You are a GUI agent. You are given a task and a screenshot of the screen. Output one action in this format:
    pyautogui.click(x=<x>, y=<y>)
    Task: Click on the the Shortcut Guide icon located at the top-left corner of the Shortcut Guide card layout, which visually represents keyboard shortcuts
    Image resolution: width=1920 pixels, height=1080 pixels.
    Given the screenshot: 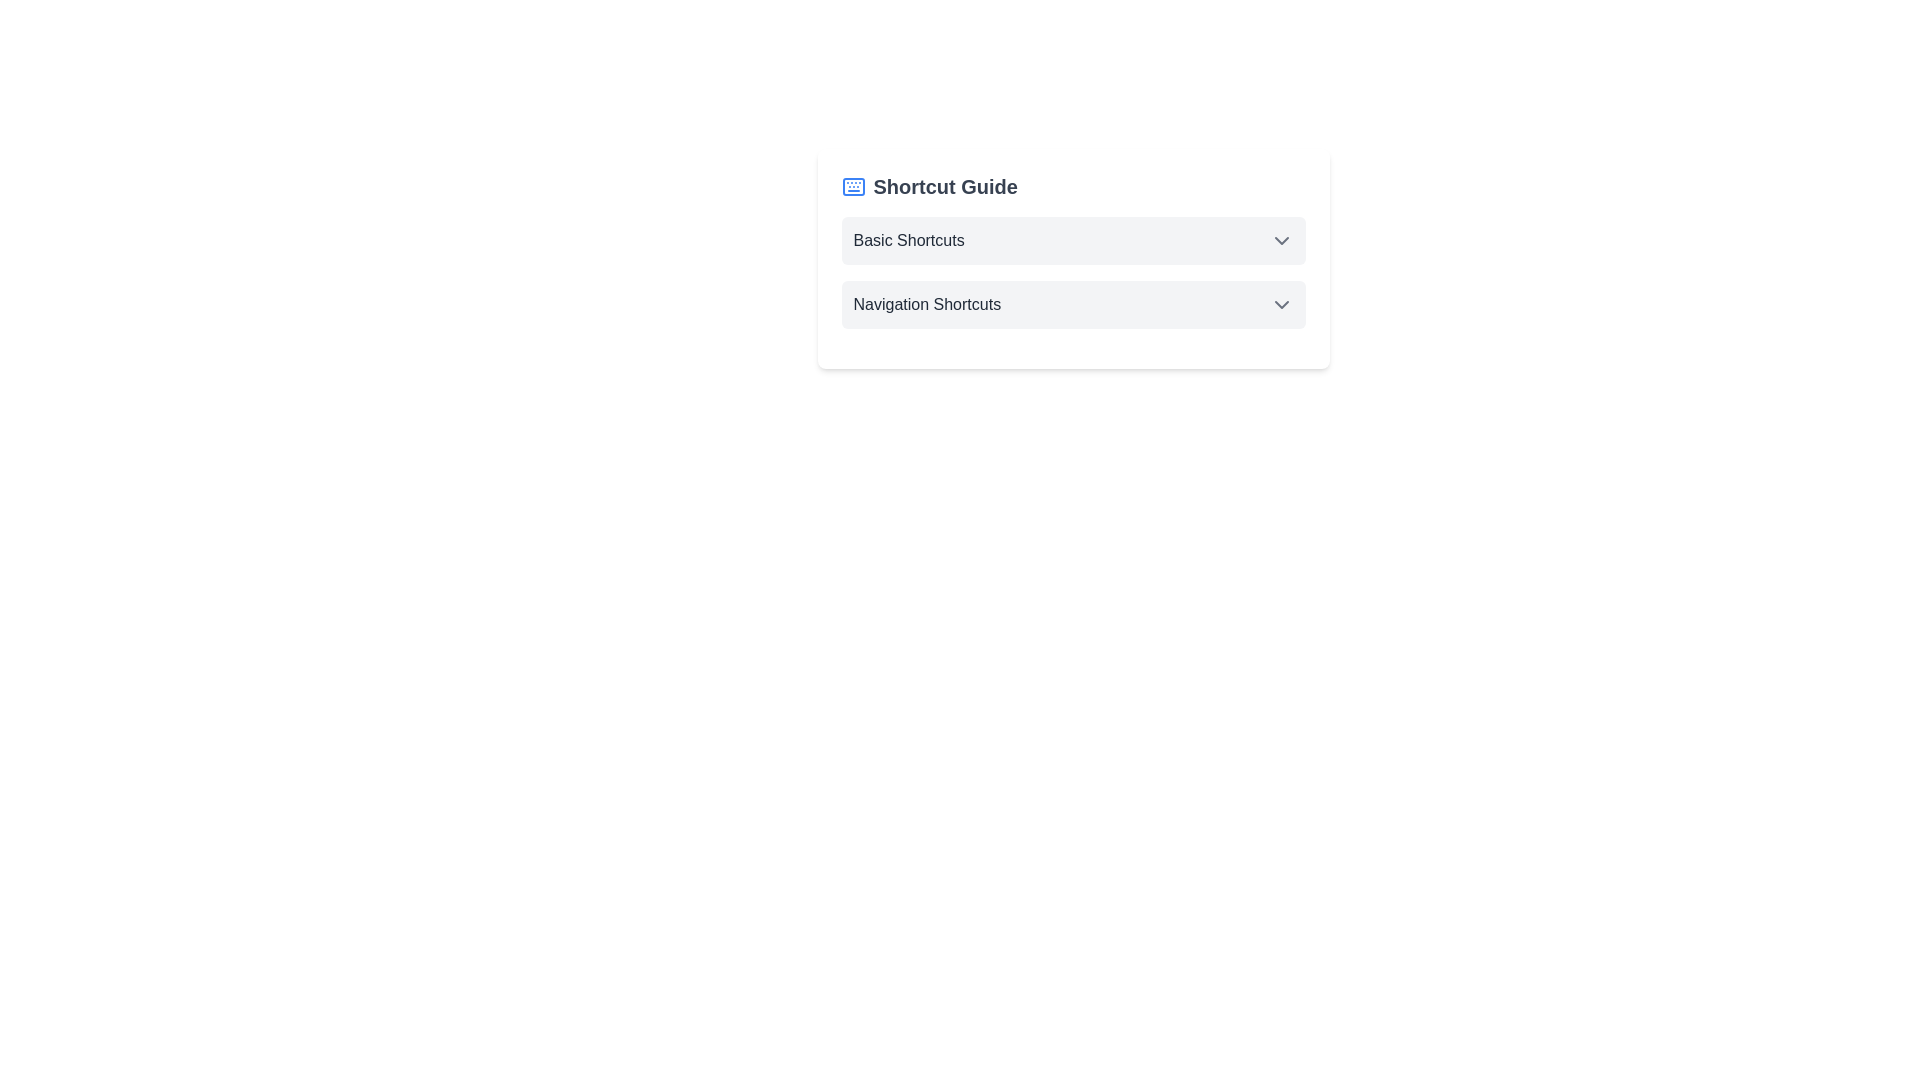 What is the action you would take?
    pyautogui.click(x=853, y=186)
    